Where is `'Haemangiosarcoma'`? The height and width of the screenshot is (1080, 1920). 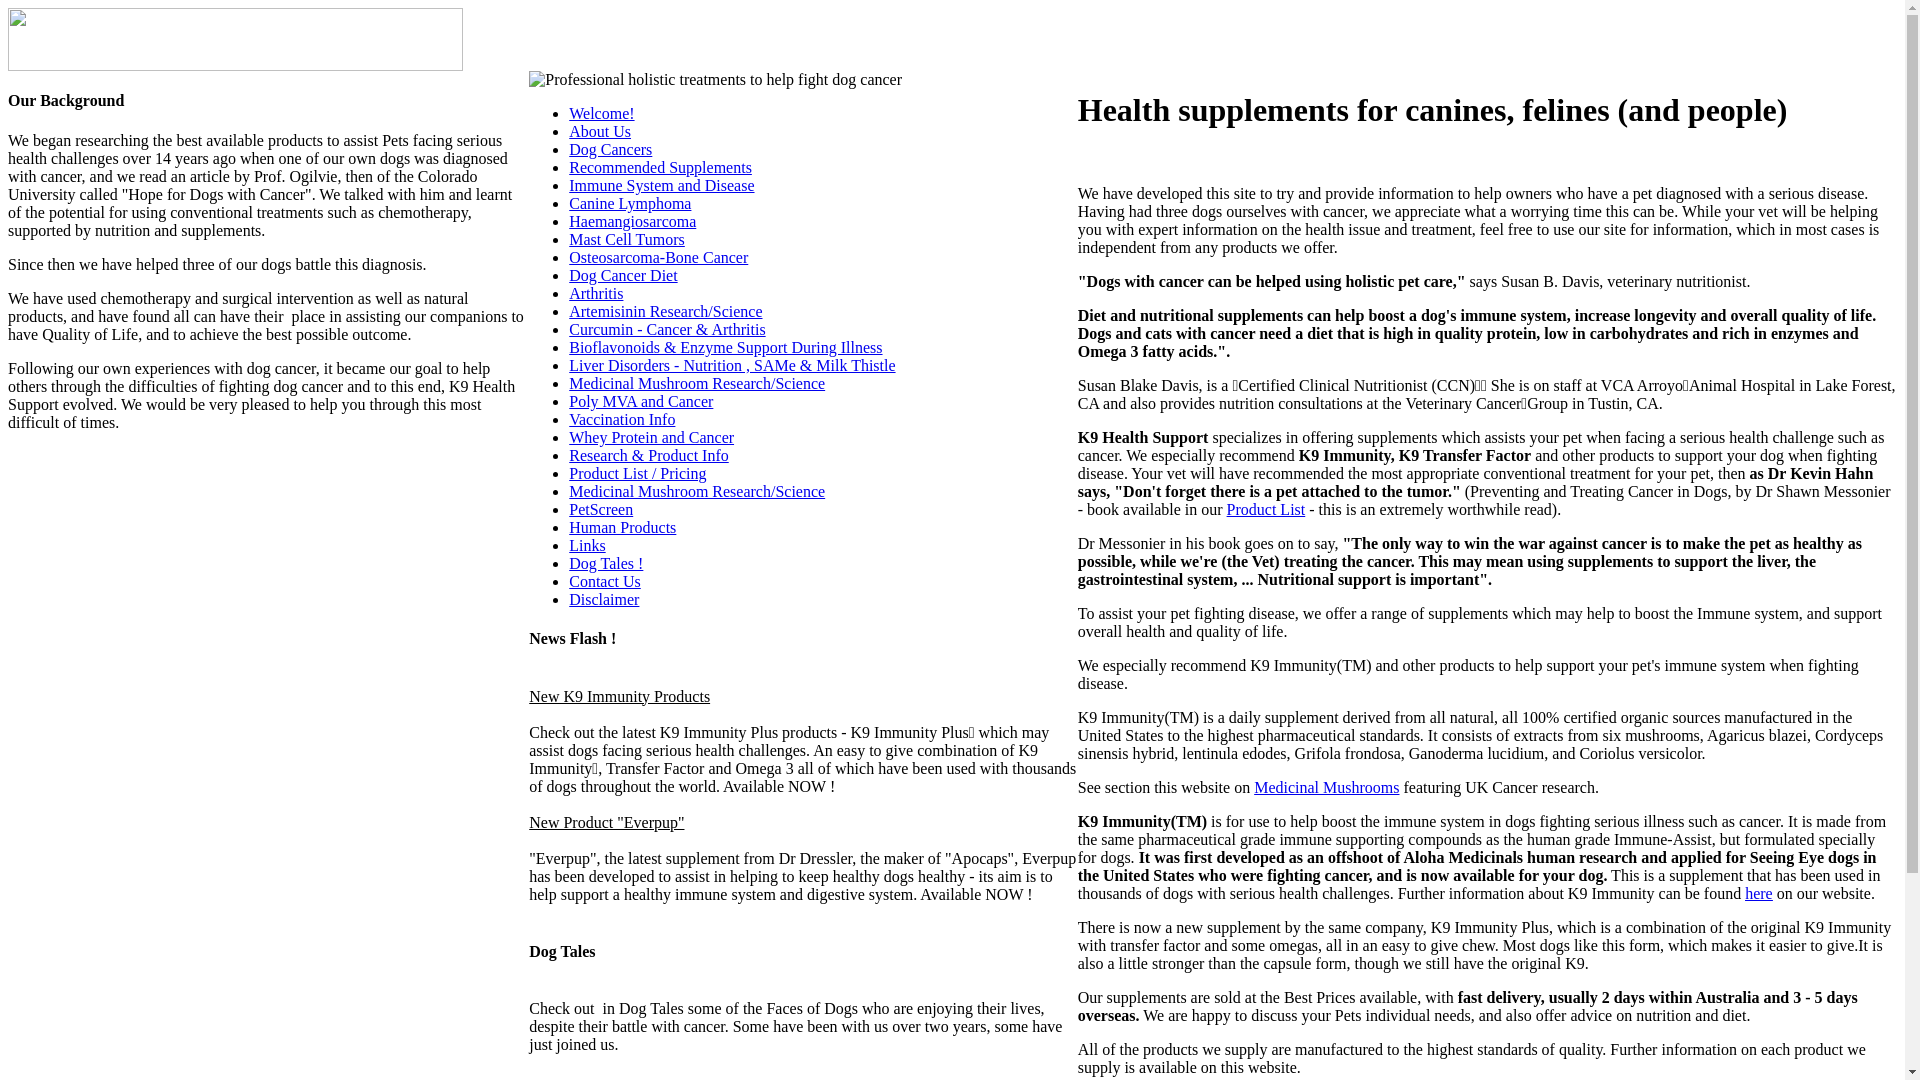
'Haemangiosarcoma' is located at coordinates (631, 221).